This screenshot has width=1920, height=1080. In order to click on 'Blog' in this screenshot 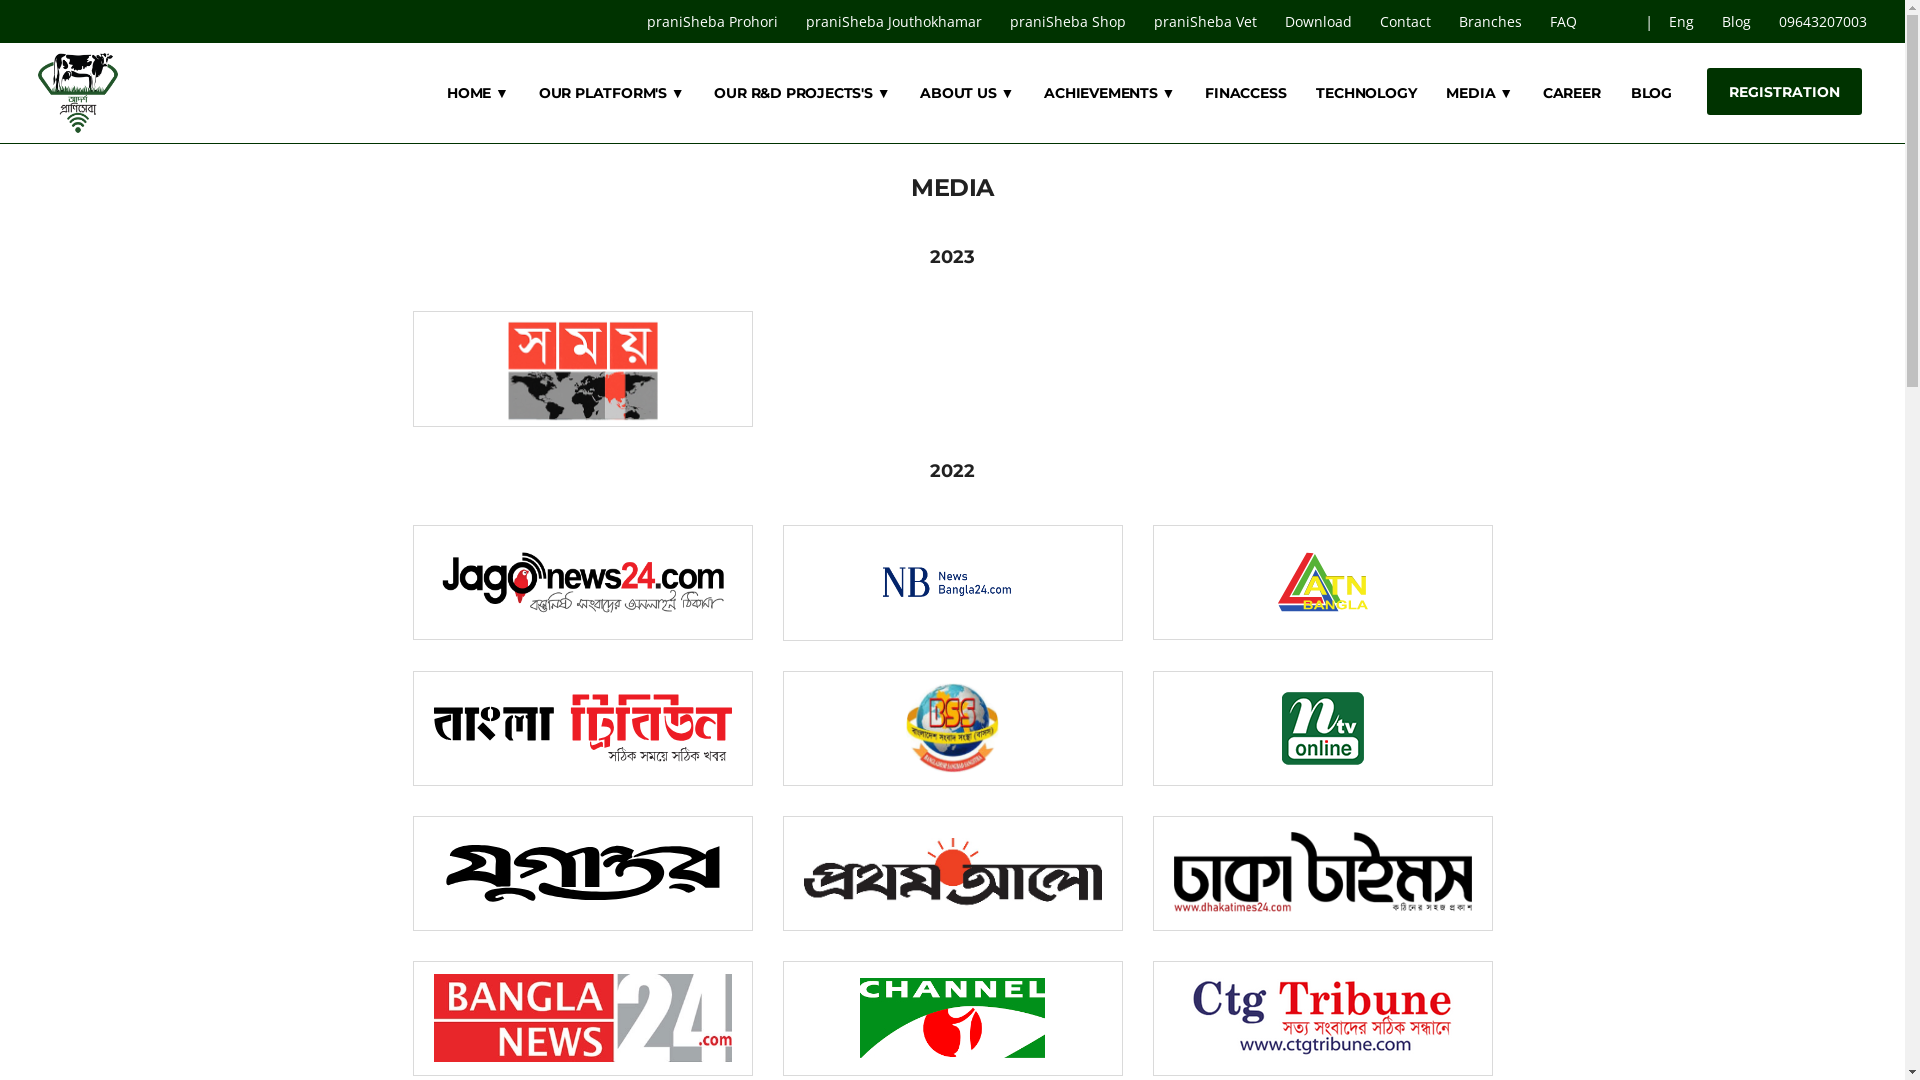, I will do `click(1737, 21)`.